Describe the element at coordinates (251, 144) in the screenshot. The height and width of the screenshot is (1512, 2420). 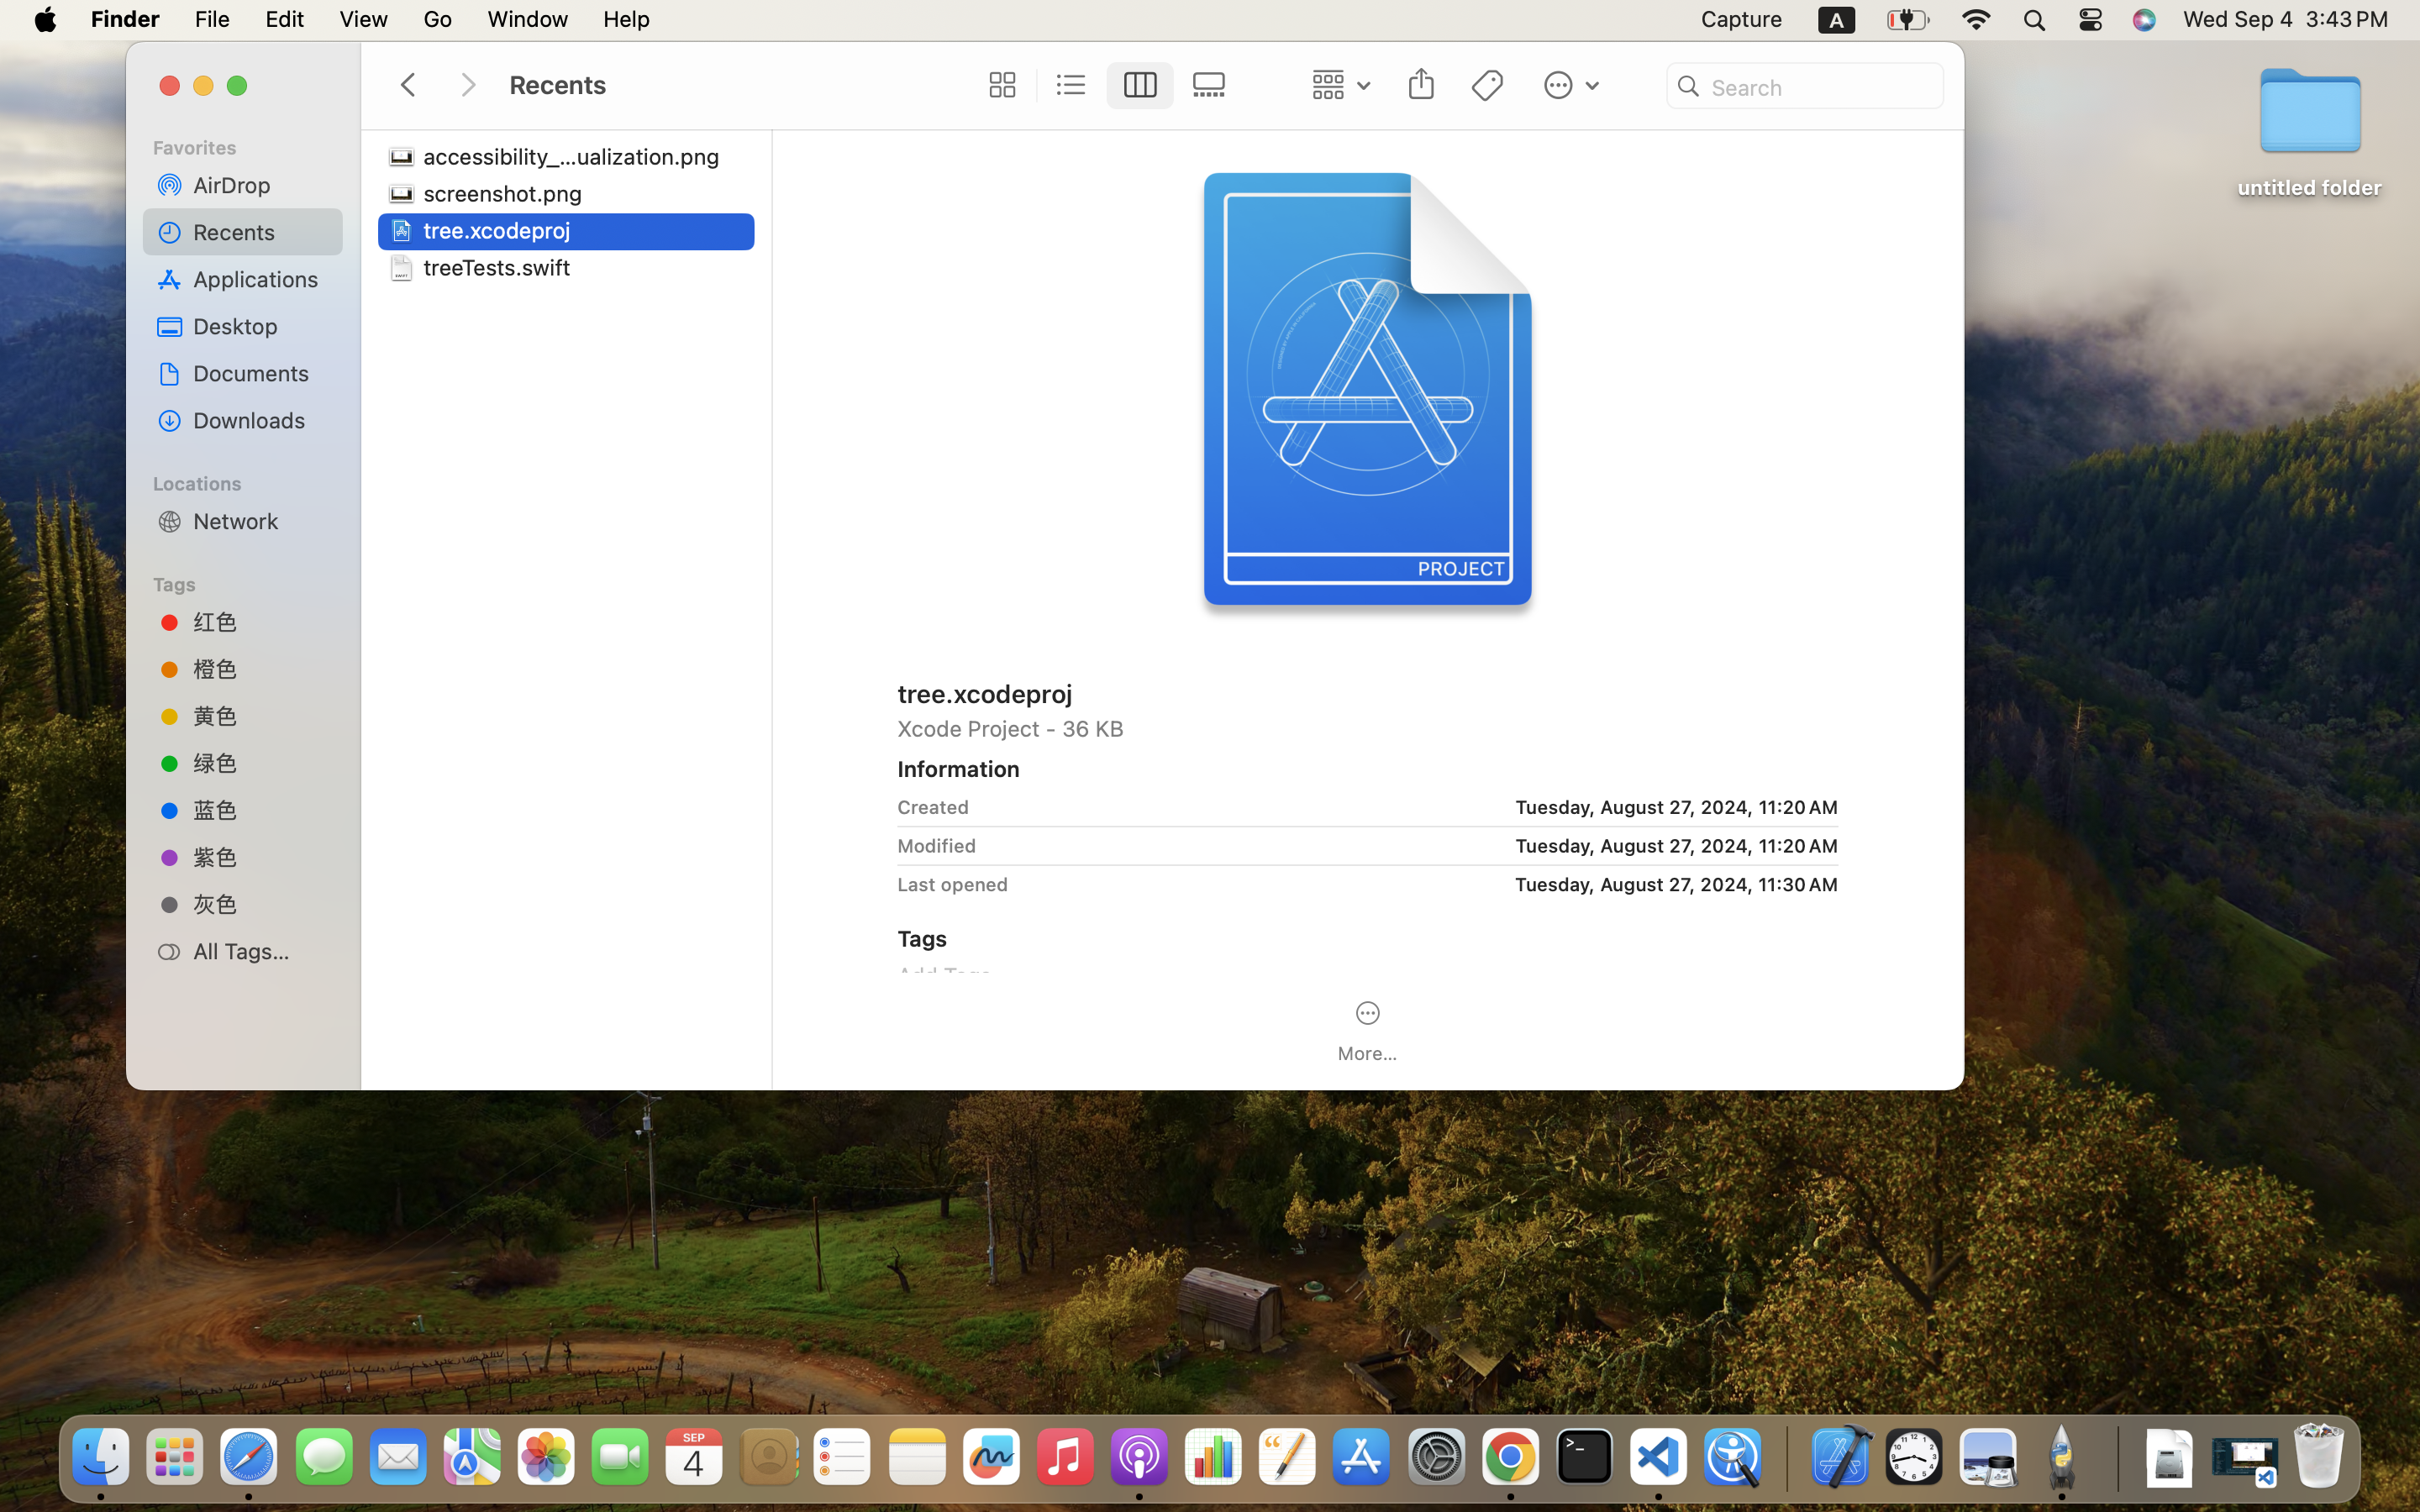
I see `'Favorites'` at that location.